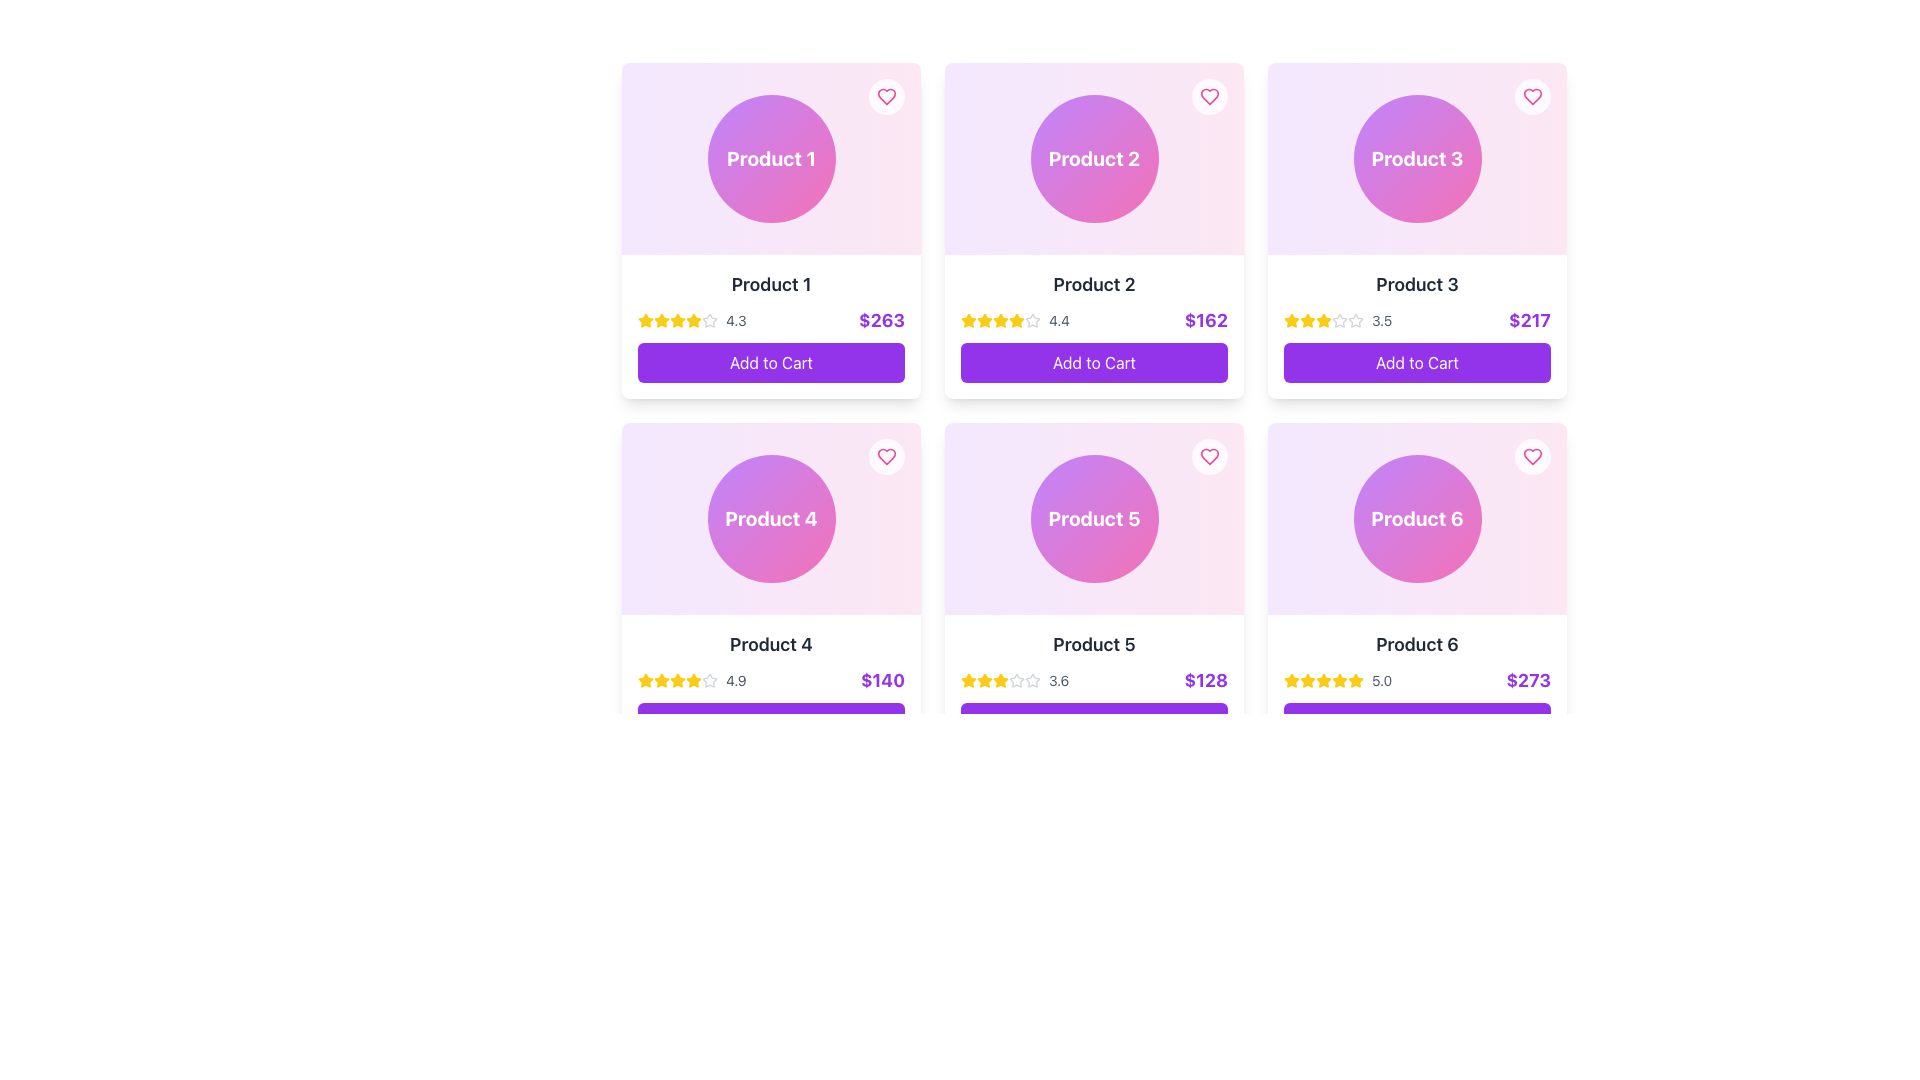  I want to click on the Text label displaying 'Product 5', which is centrally positioned under the product image in the second row, middle column of the card layout, so click(1093, 644).